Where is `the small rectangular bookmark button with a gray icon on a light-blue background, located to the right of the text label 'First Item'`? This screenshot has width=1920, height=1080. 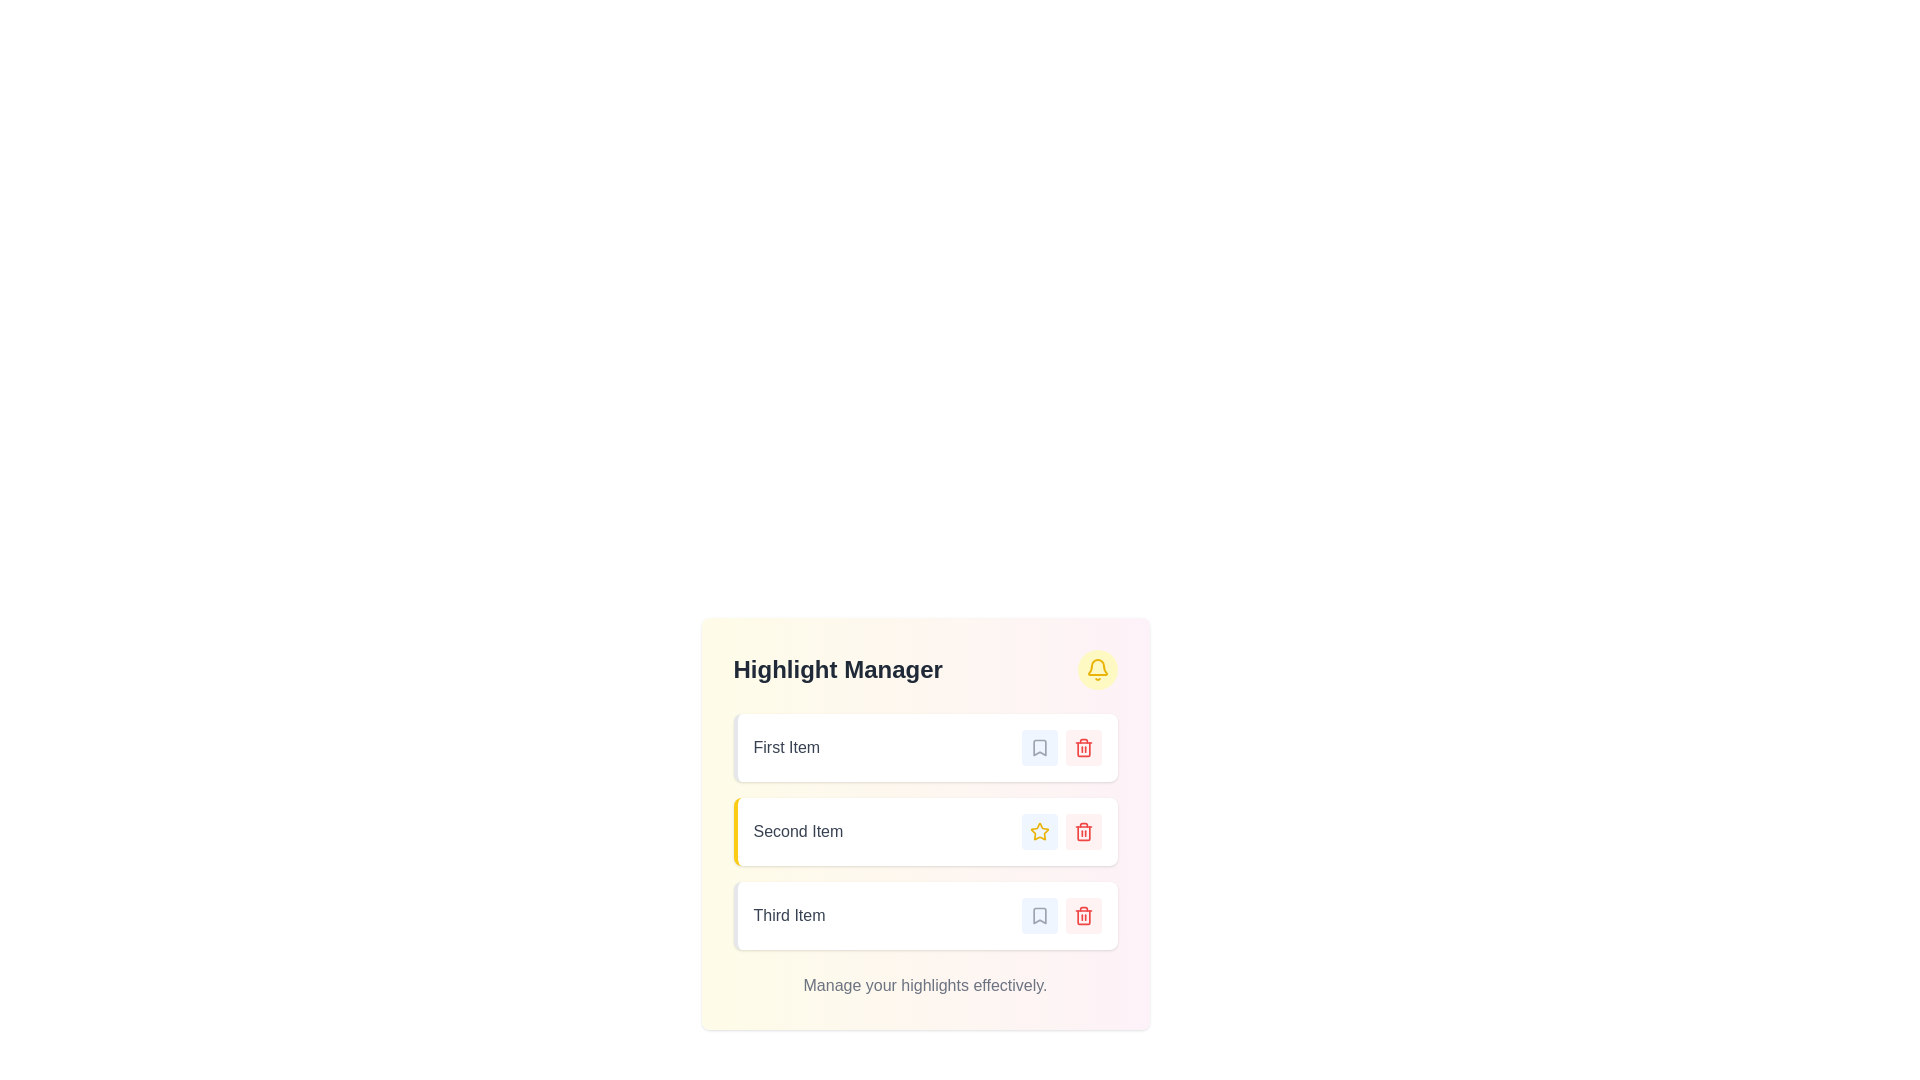
the small rectangular bookmark button with a gray icon on a light-blue background, located to the right of the text label 'First Item' is located at coordinates (1039, 748).